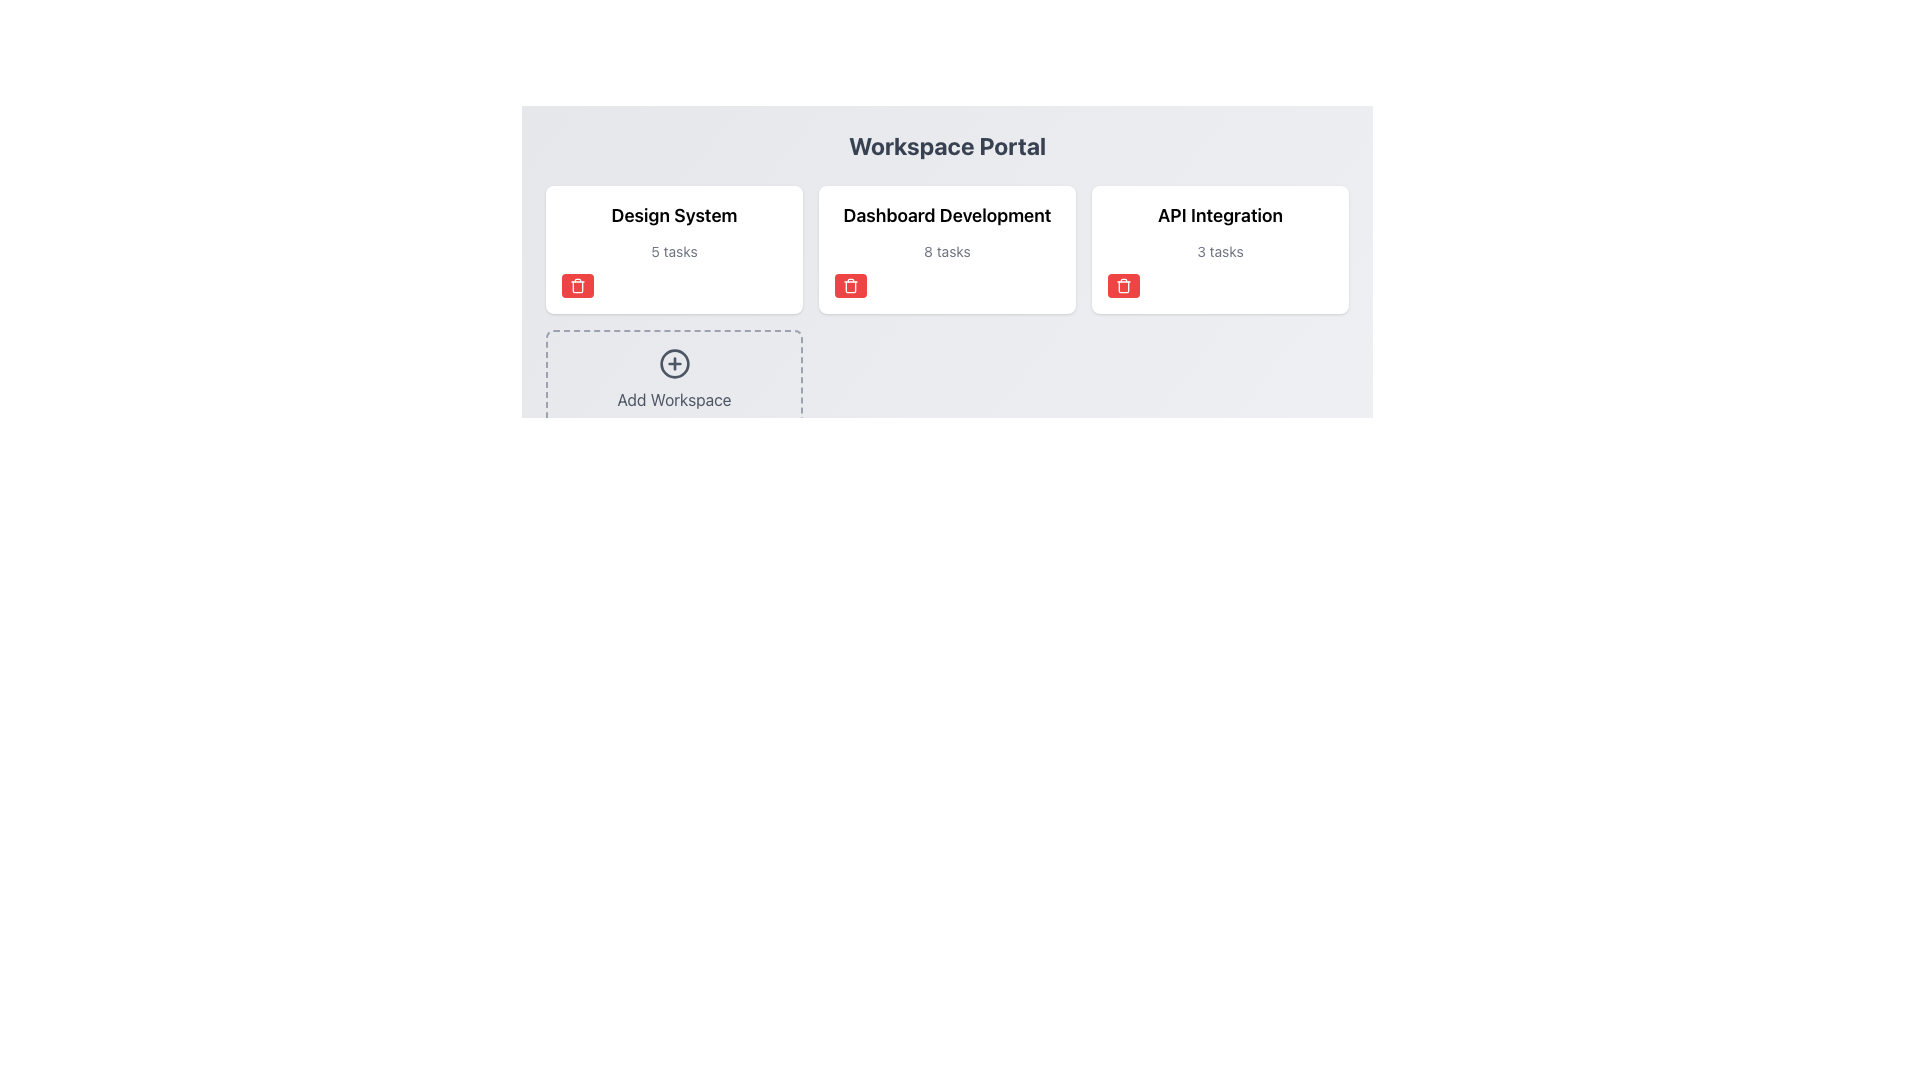 The width and height of the screenshot is (1920, 1080). I want to click on the red rectangular delete button with a white trash can icon located in the 'API Integration' section, so click(1123, 285).